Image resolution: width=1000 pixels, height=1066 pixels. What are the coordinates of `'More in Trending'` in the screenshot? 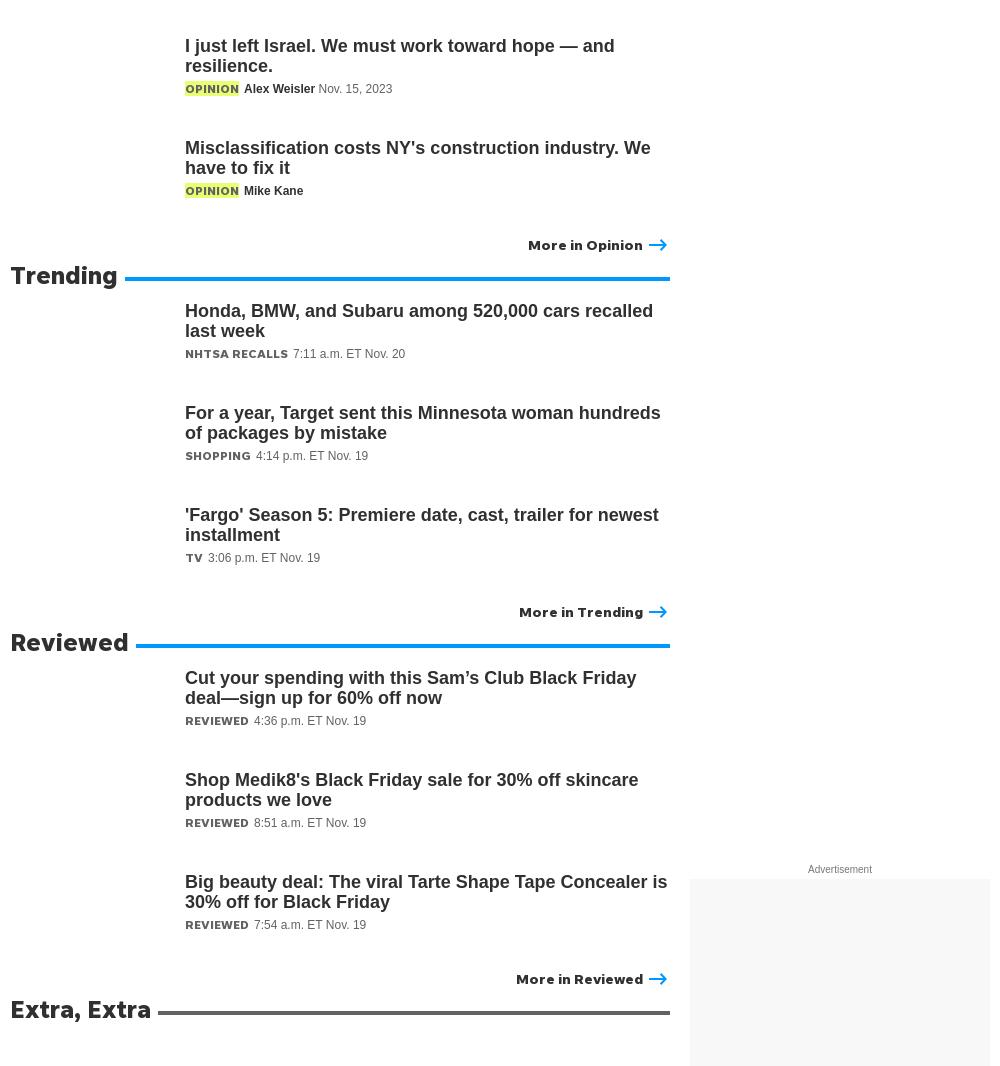 It's located at (580, 610).